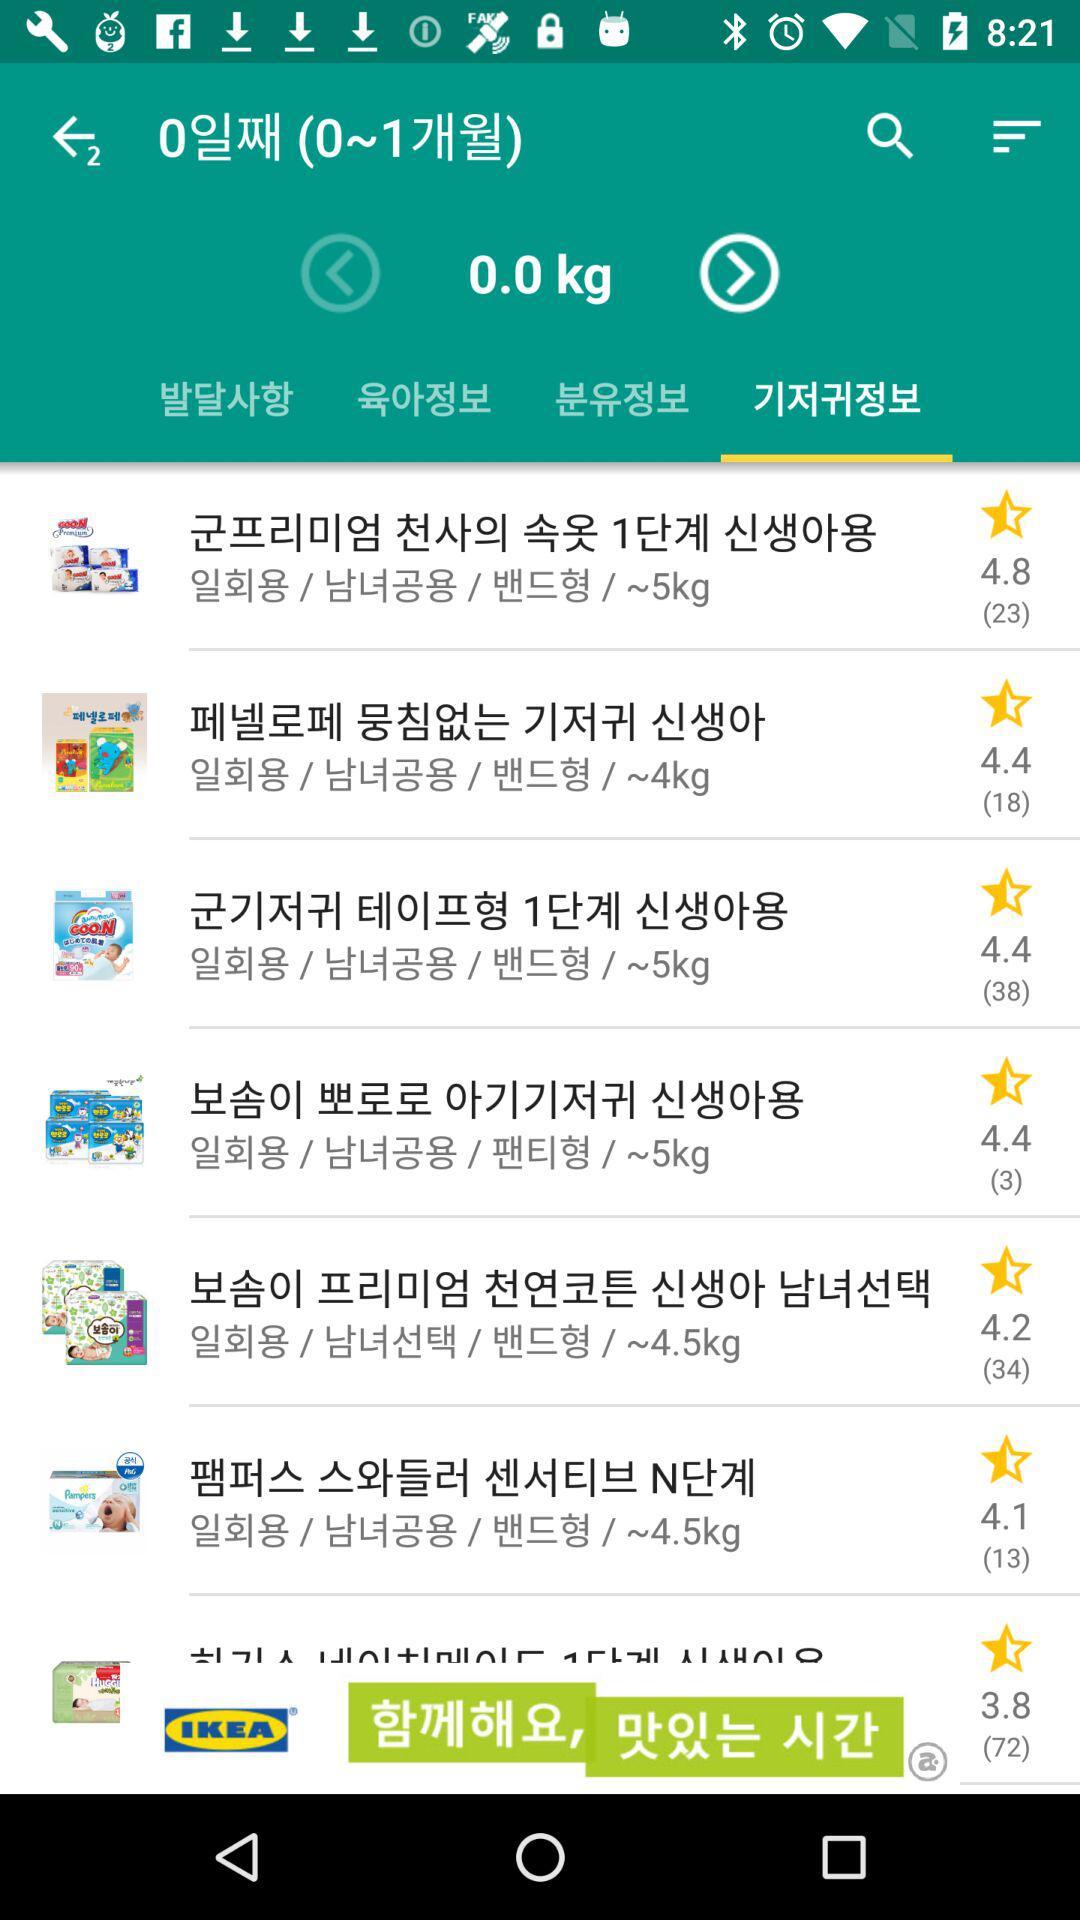 The image size is (1080, 1920). I want to click on the fourth button with yellow underline, so click(837, 398).